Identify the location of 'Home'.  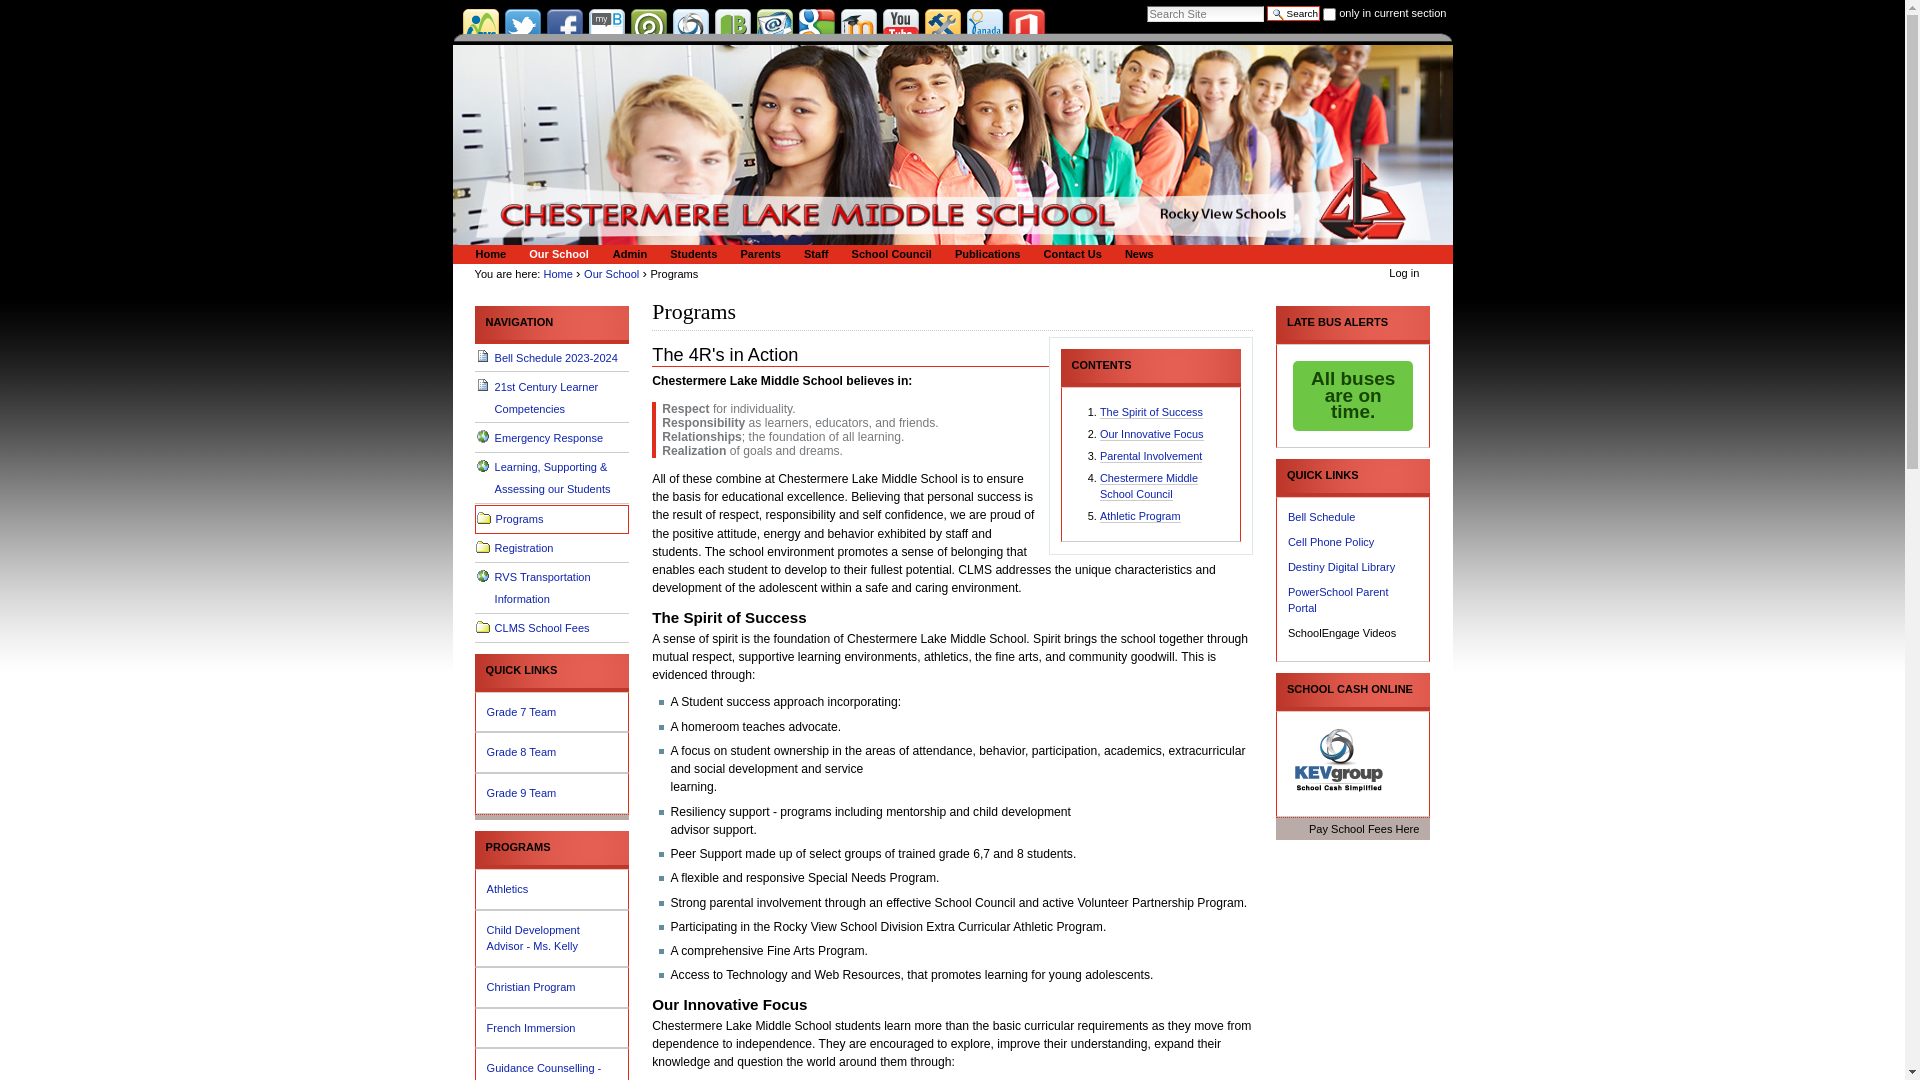
(558, 273).